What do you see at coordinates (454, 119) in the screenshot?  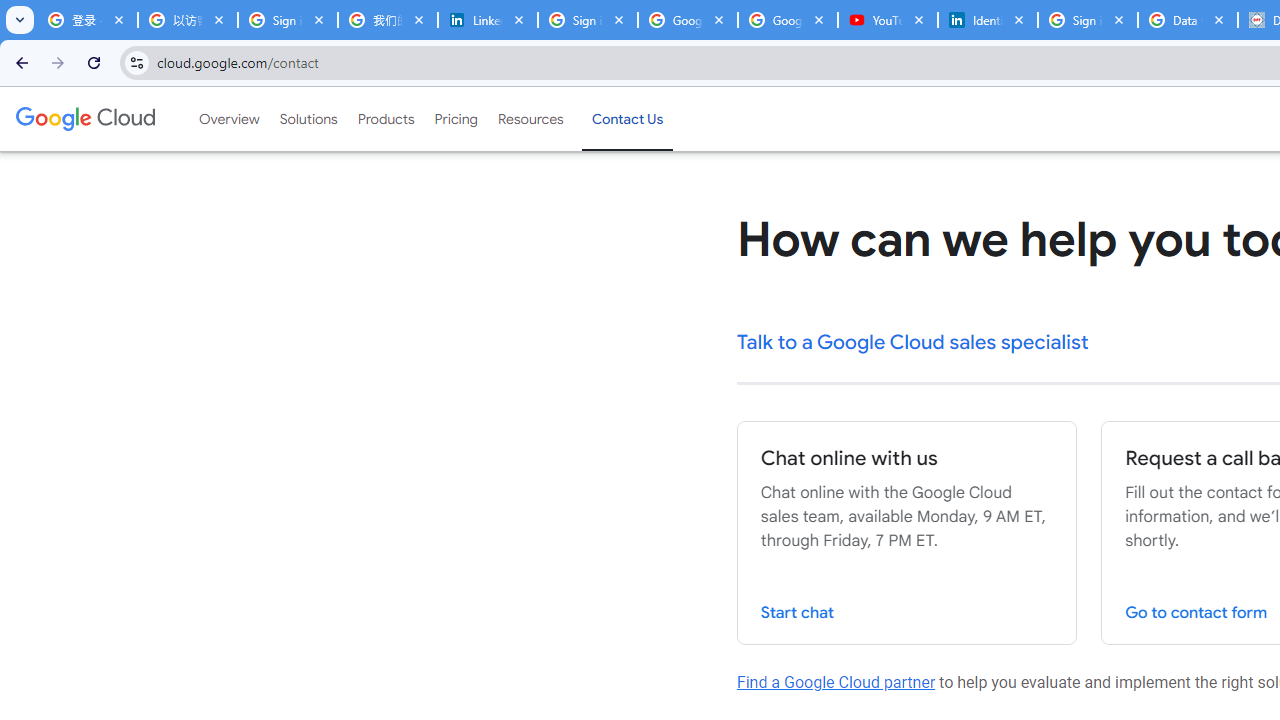 I see `'Pricing'` at bounding box center [454, 119].